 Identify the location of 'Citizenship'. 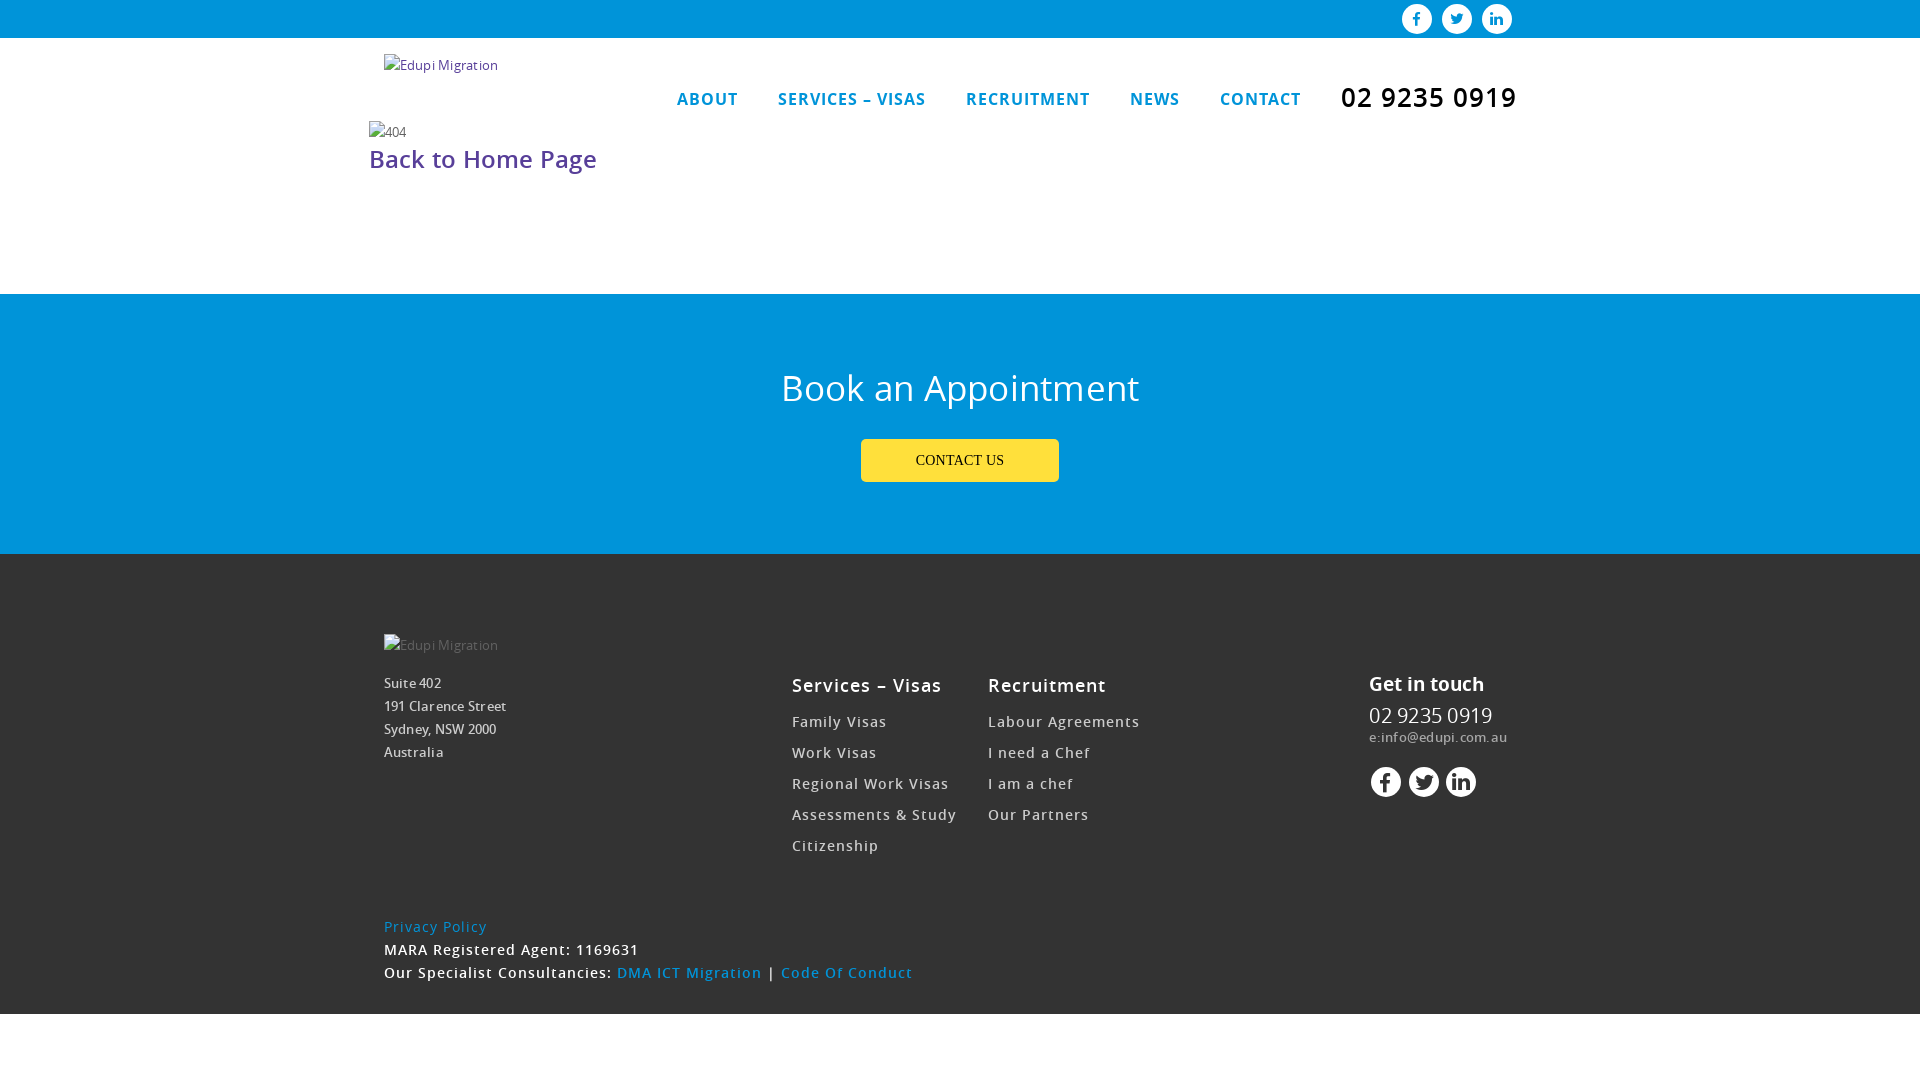
(835, 845).